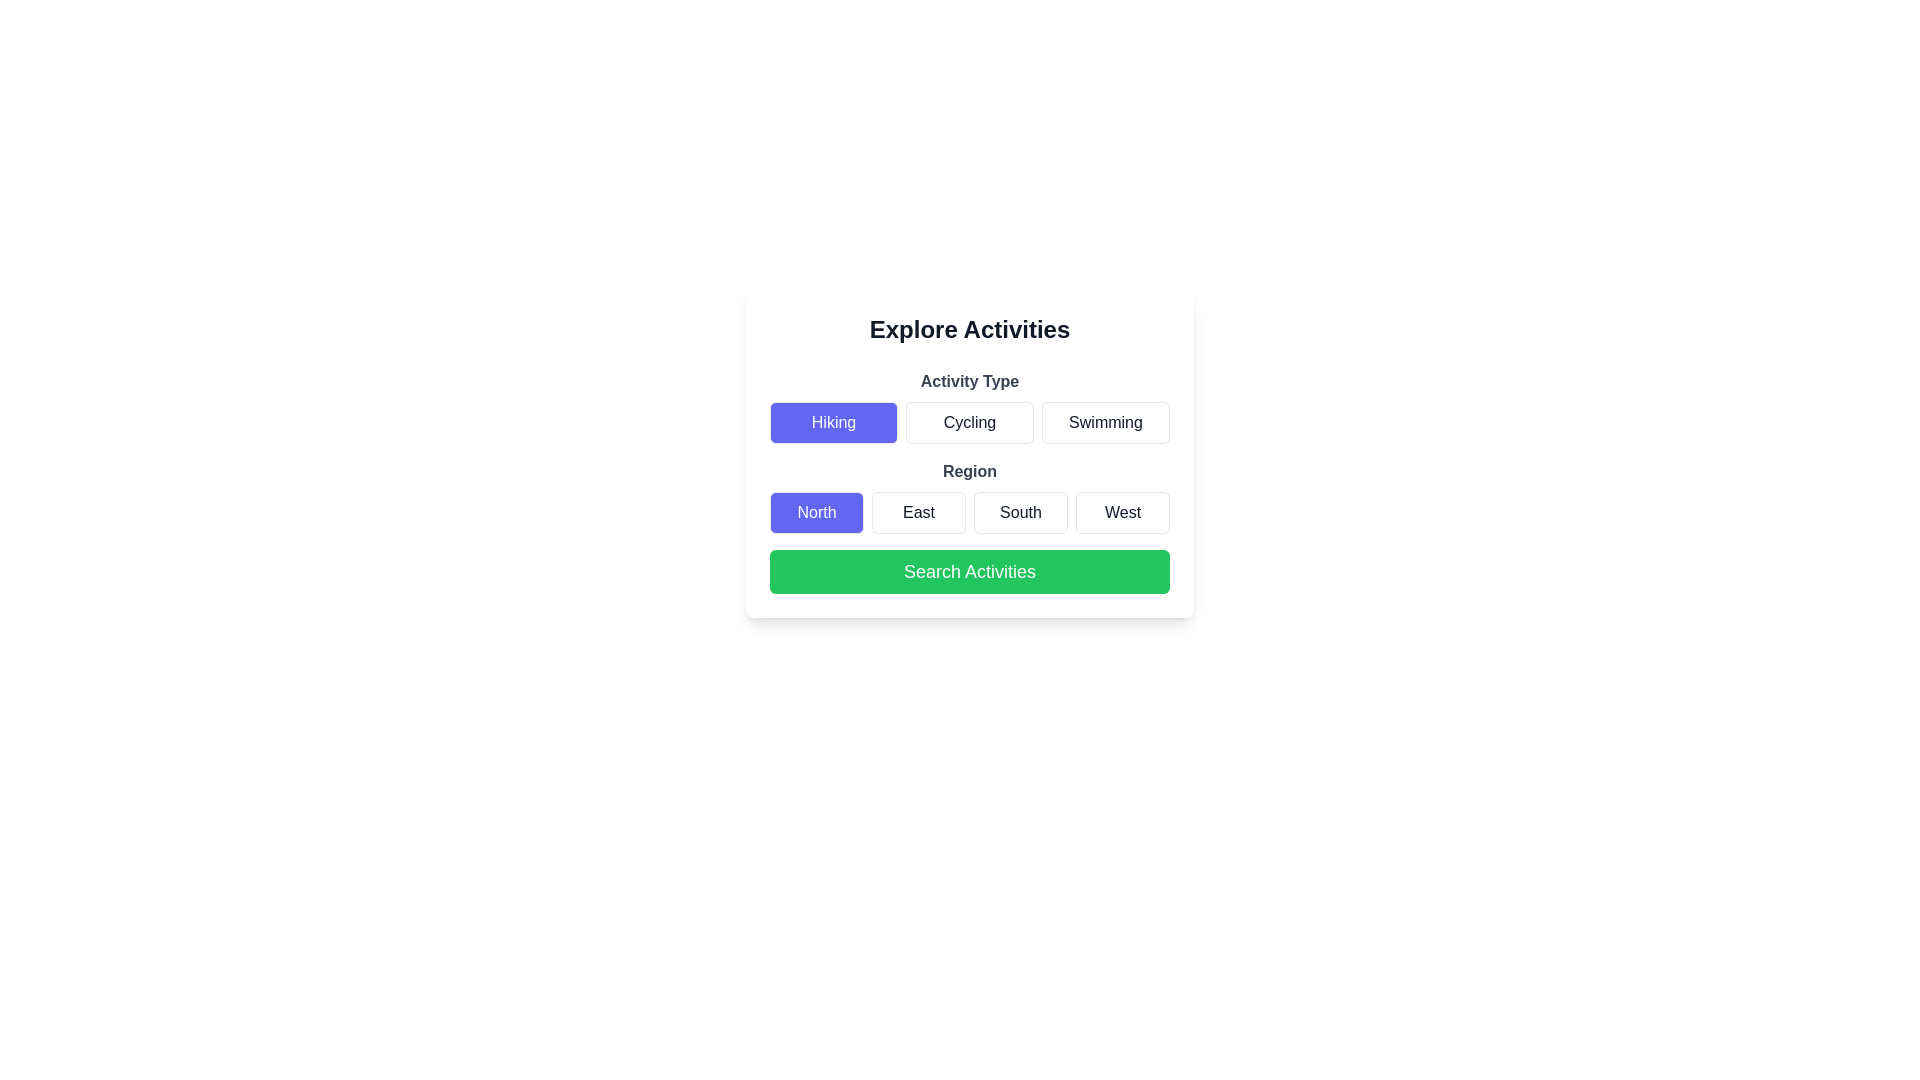  What do you see at coordinates (816, 512) in the screenshot?
I see `the 'North' button with a purple background and white bold text in the 'Region' section to change its state` at bounding box center [816, 512].